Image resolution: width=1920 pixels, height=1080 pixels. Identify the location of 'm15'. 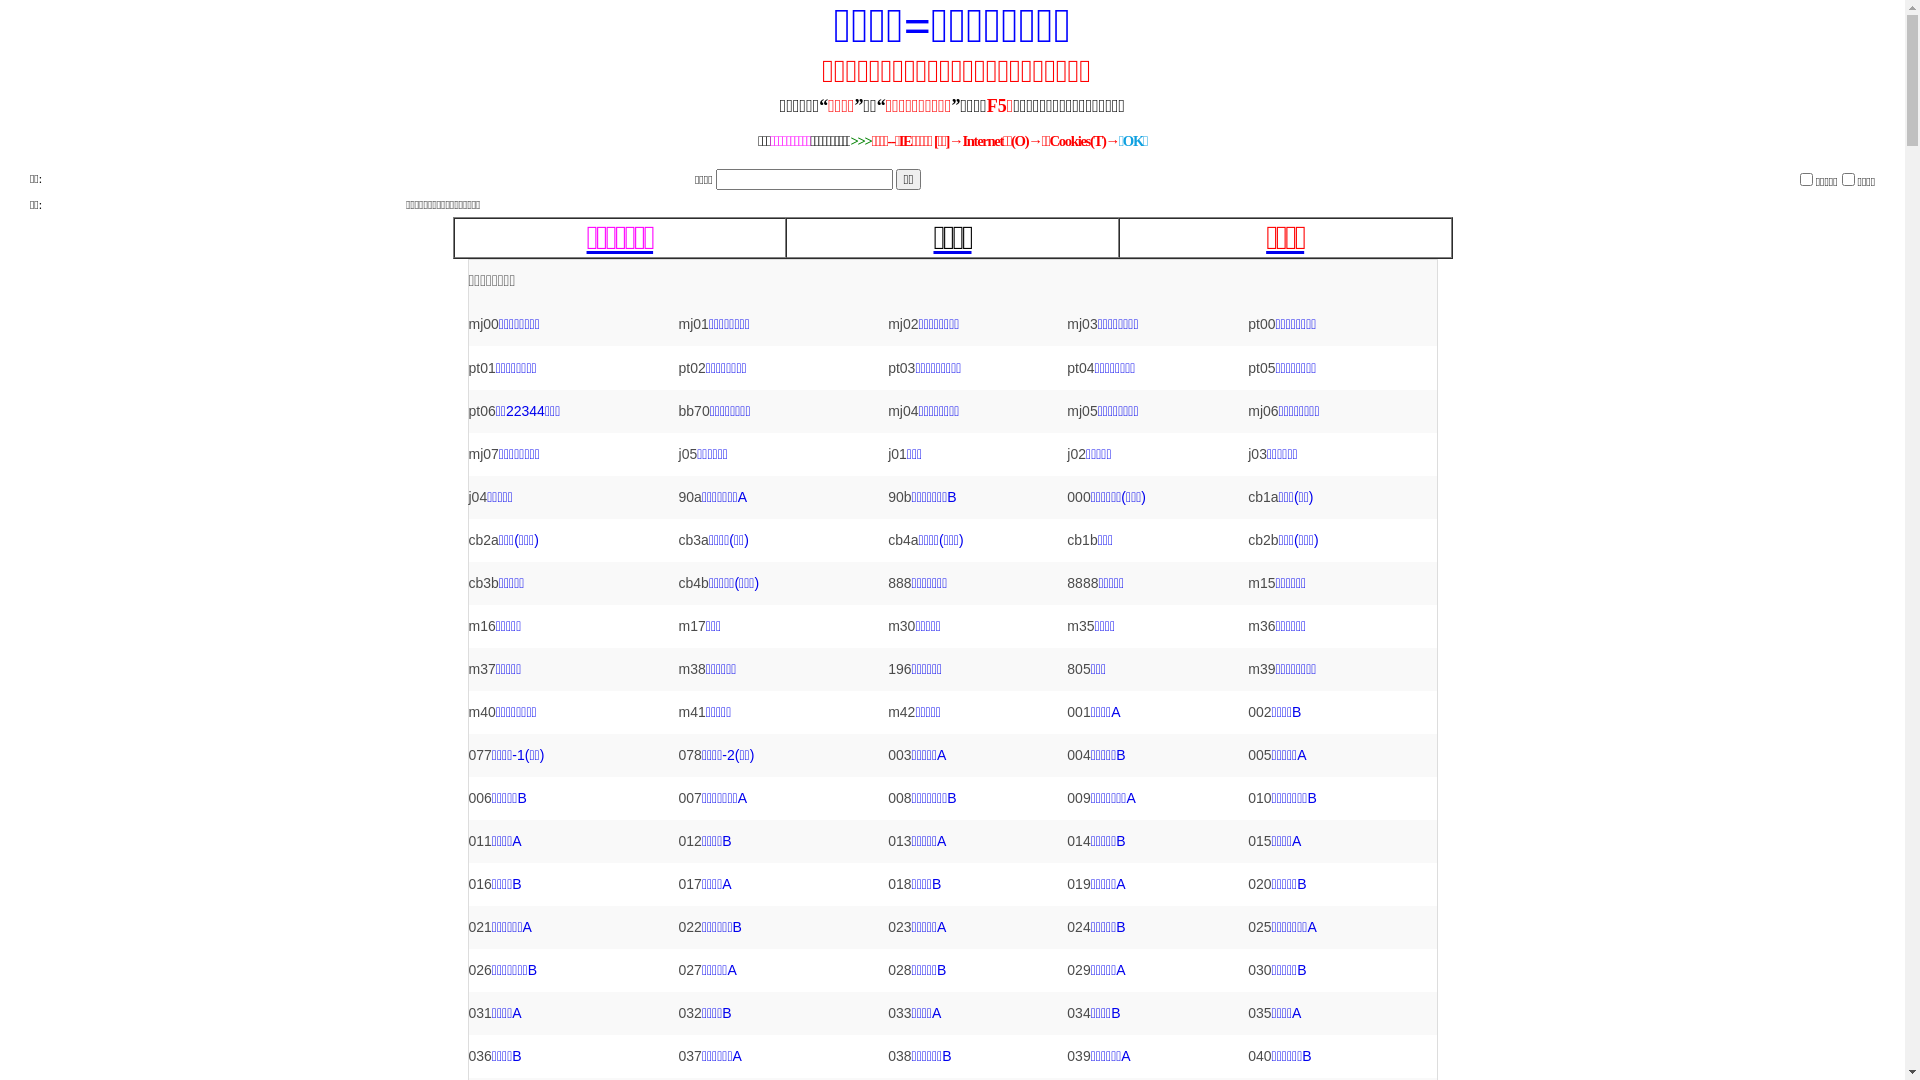
(1260, 582).